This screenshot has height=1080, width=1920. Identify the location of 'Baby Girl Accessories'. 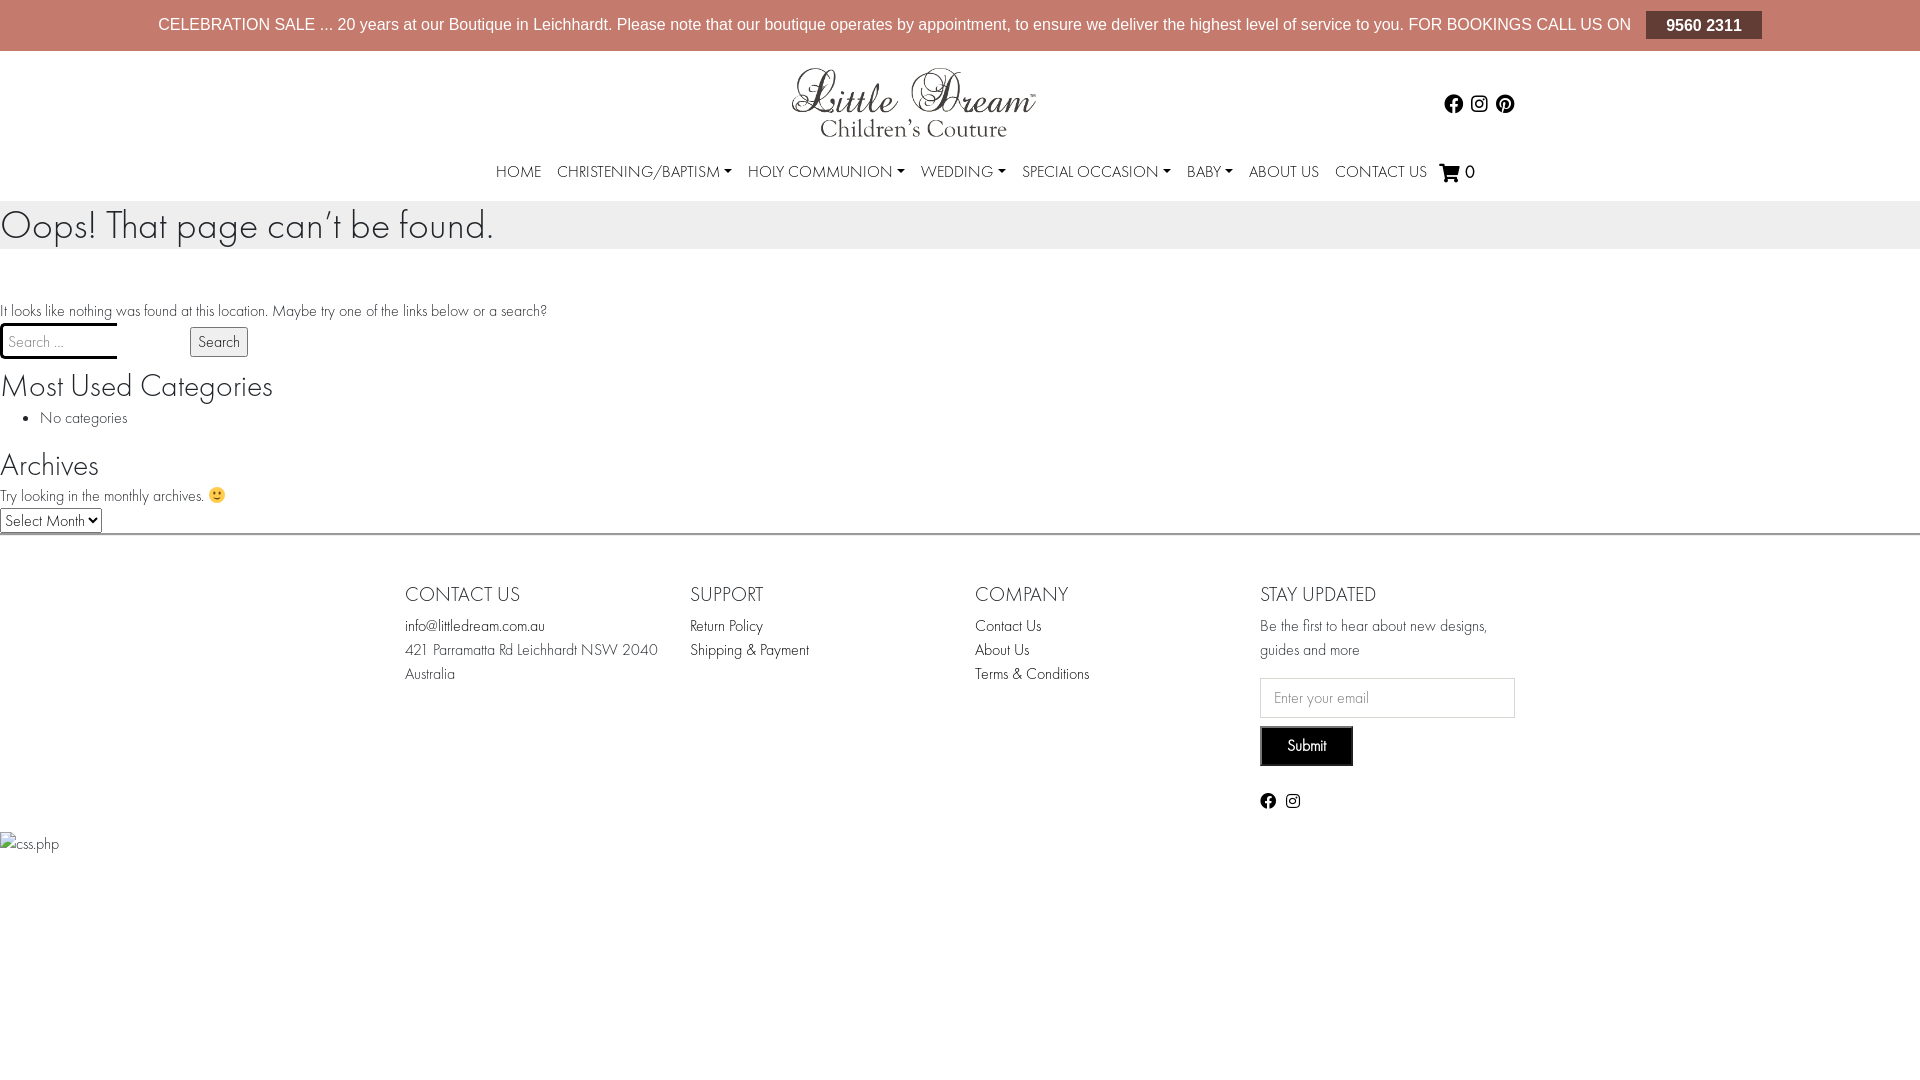
(1287, 215).